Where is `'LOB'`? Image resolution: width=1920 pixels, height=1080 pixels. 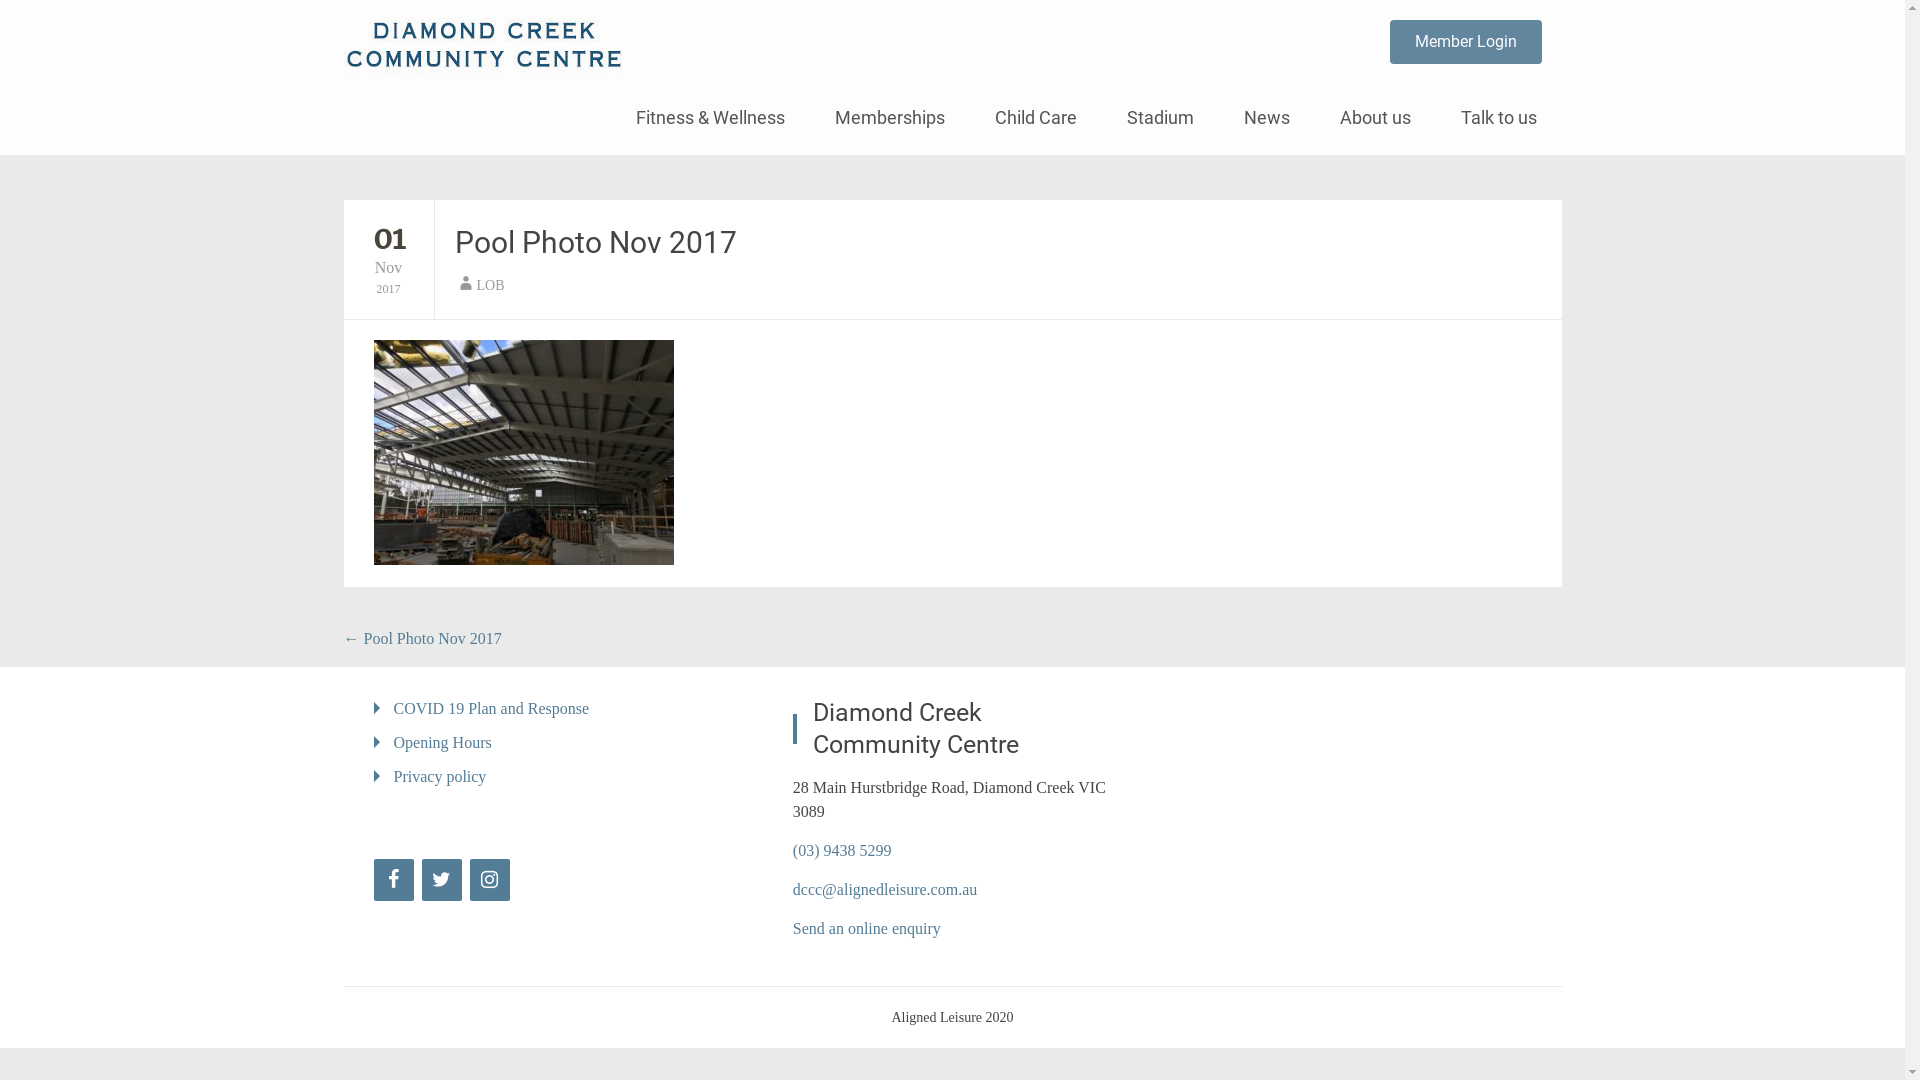
'LOB' is located at coordinates (489, 285).